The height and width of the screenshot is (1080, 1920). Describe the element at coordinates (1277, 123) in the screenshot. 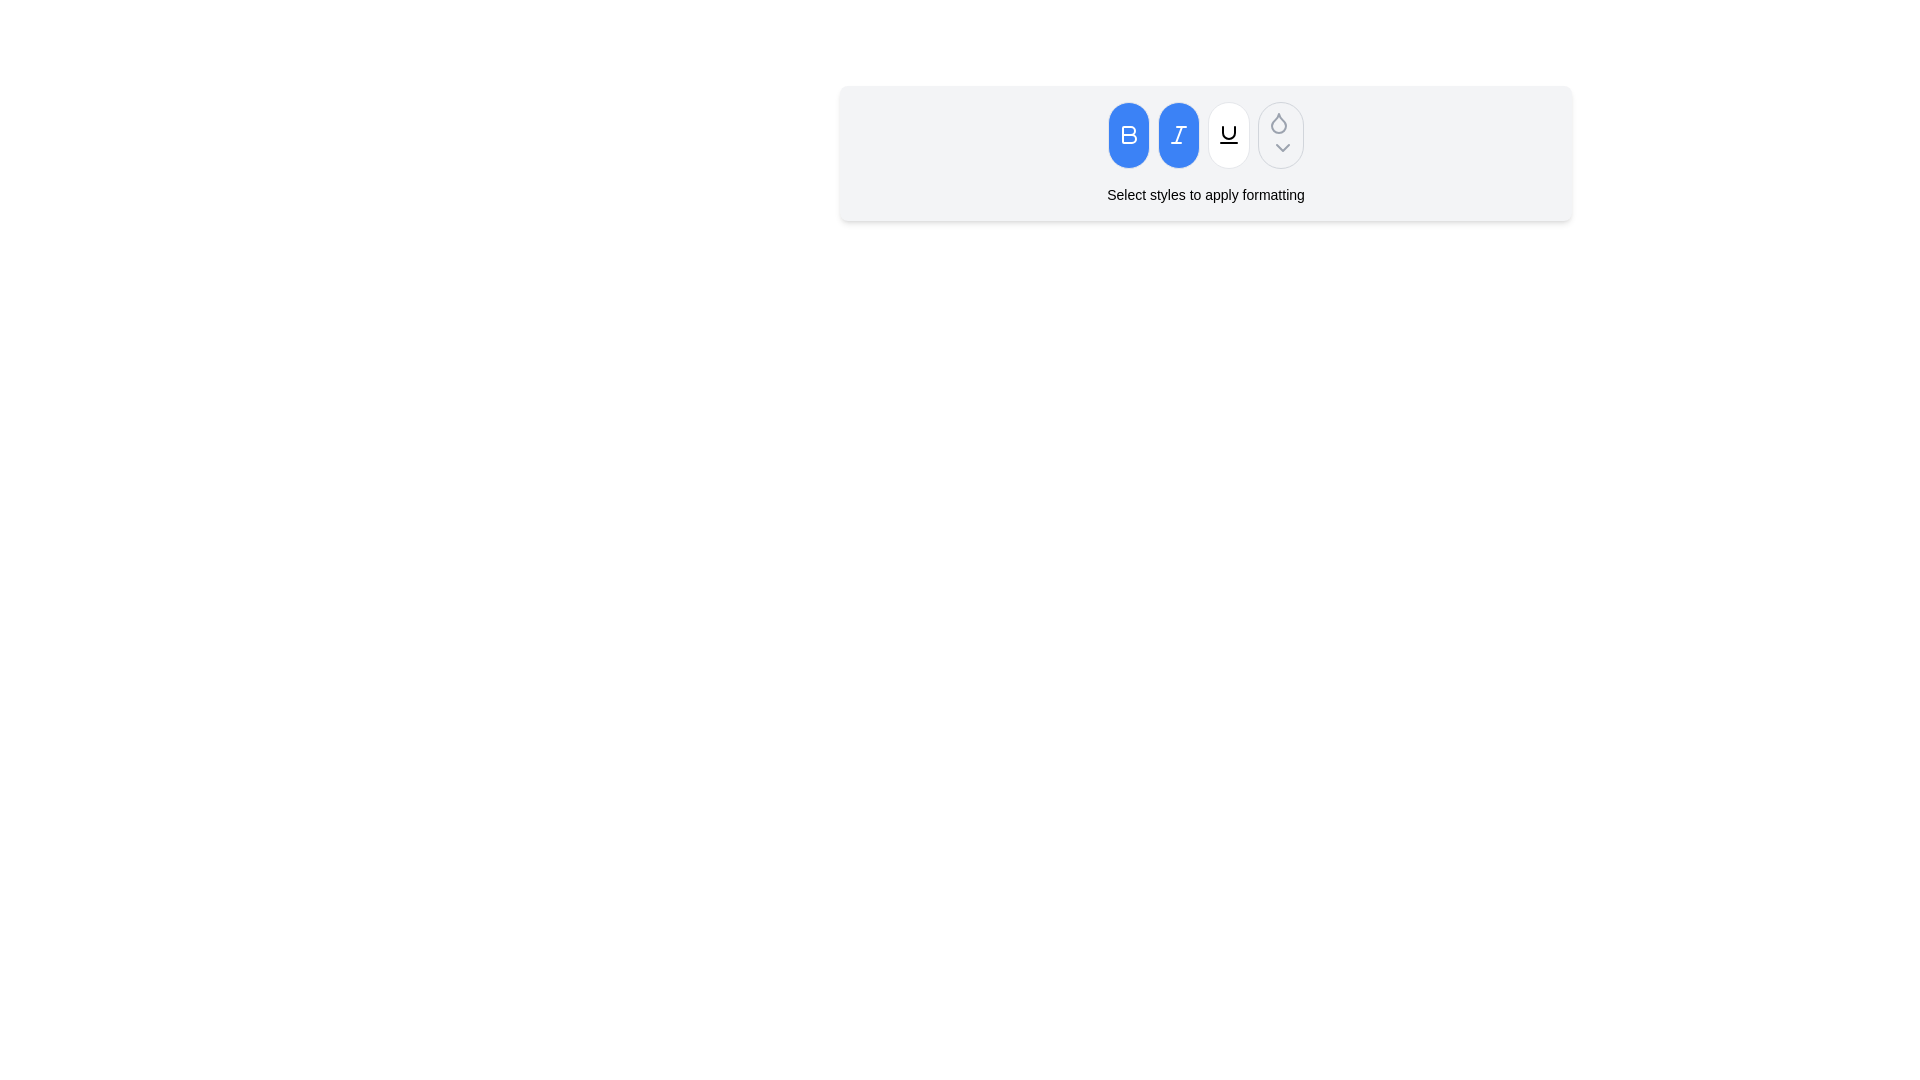

I see `the decorative water-related icon located at the center of the toolbar containing formatting options` at that location.